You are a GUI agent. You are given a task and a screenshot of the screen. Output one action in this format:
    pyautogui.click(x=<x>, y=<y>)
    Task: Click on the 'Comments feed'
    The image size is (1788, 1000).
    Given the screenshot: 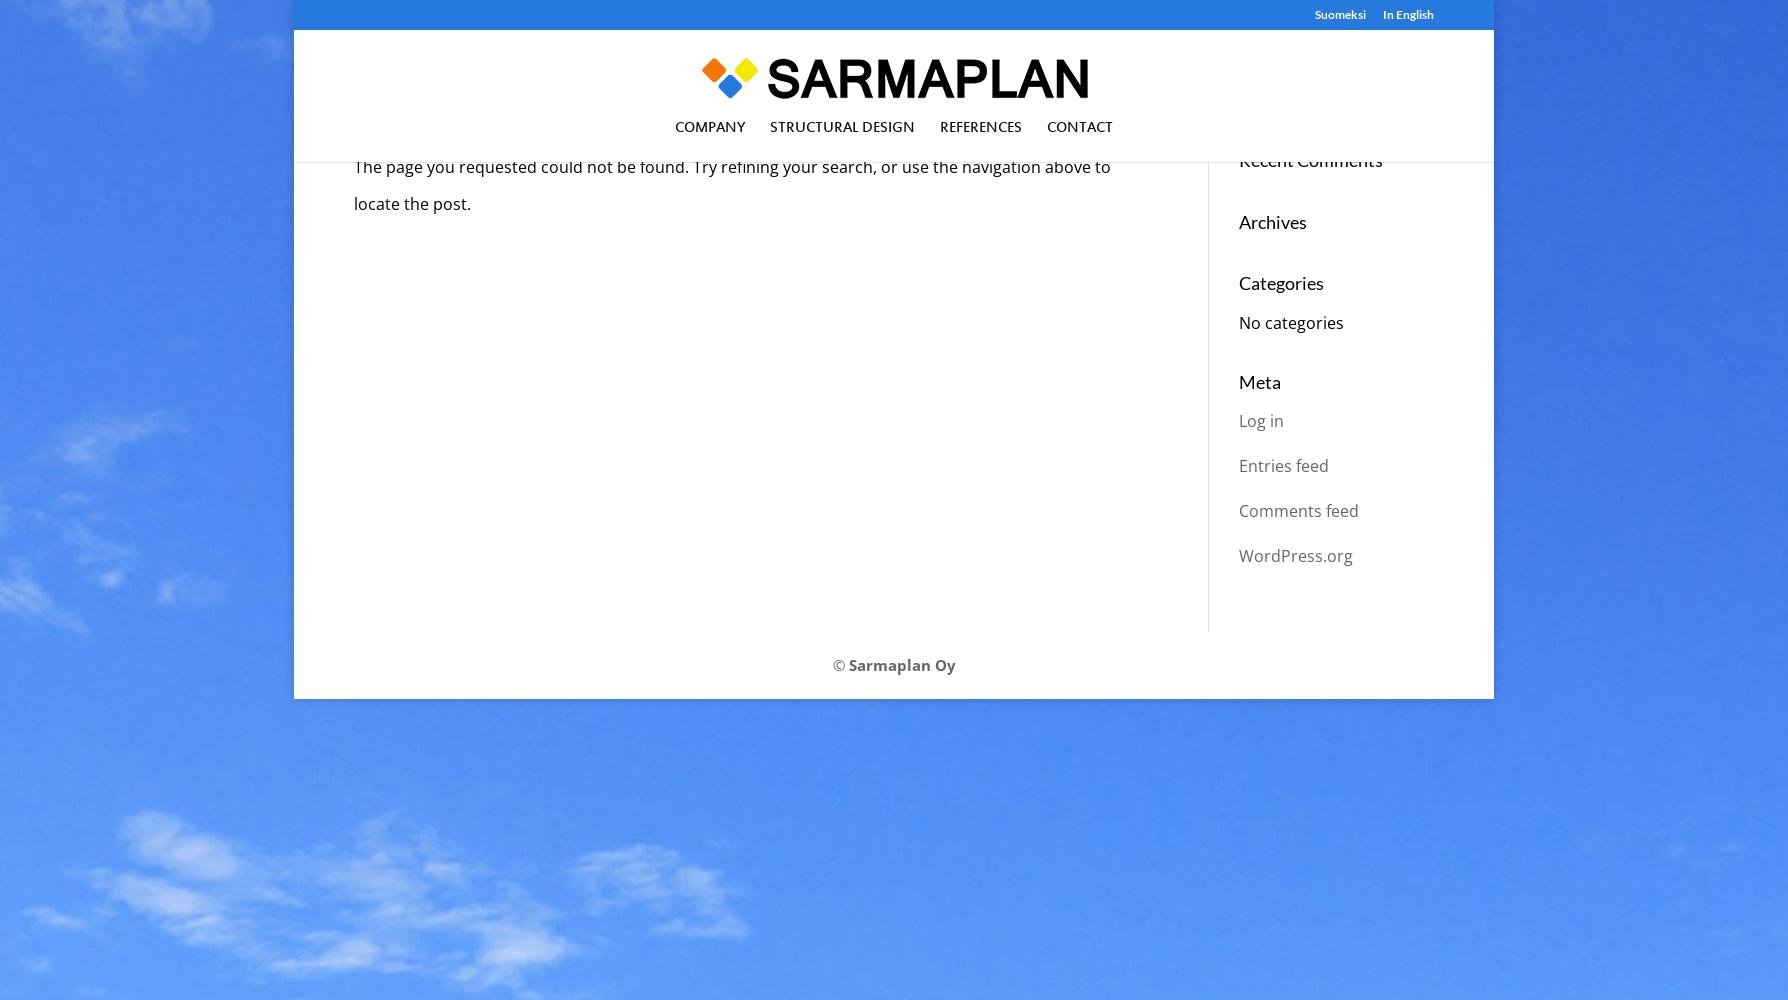 What is the action you would take?
    pyautogui.click(x=1237, y=510)
    